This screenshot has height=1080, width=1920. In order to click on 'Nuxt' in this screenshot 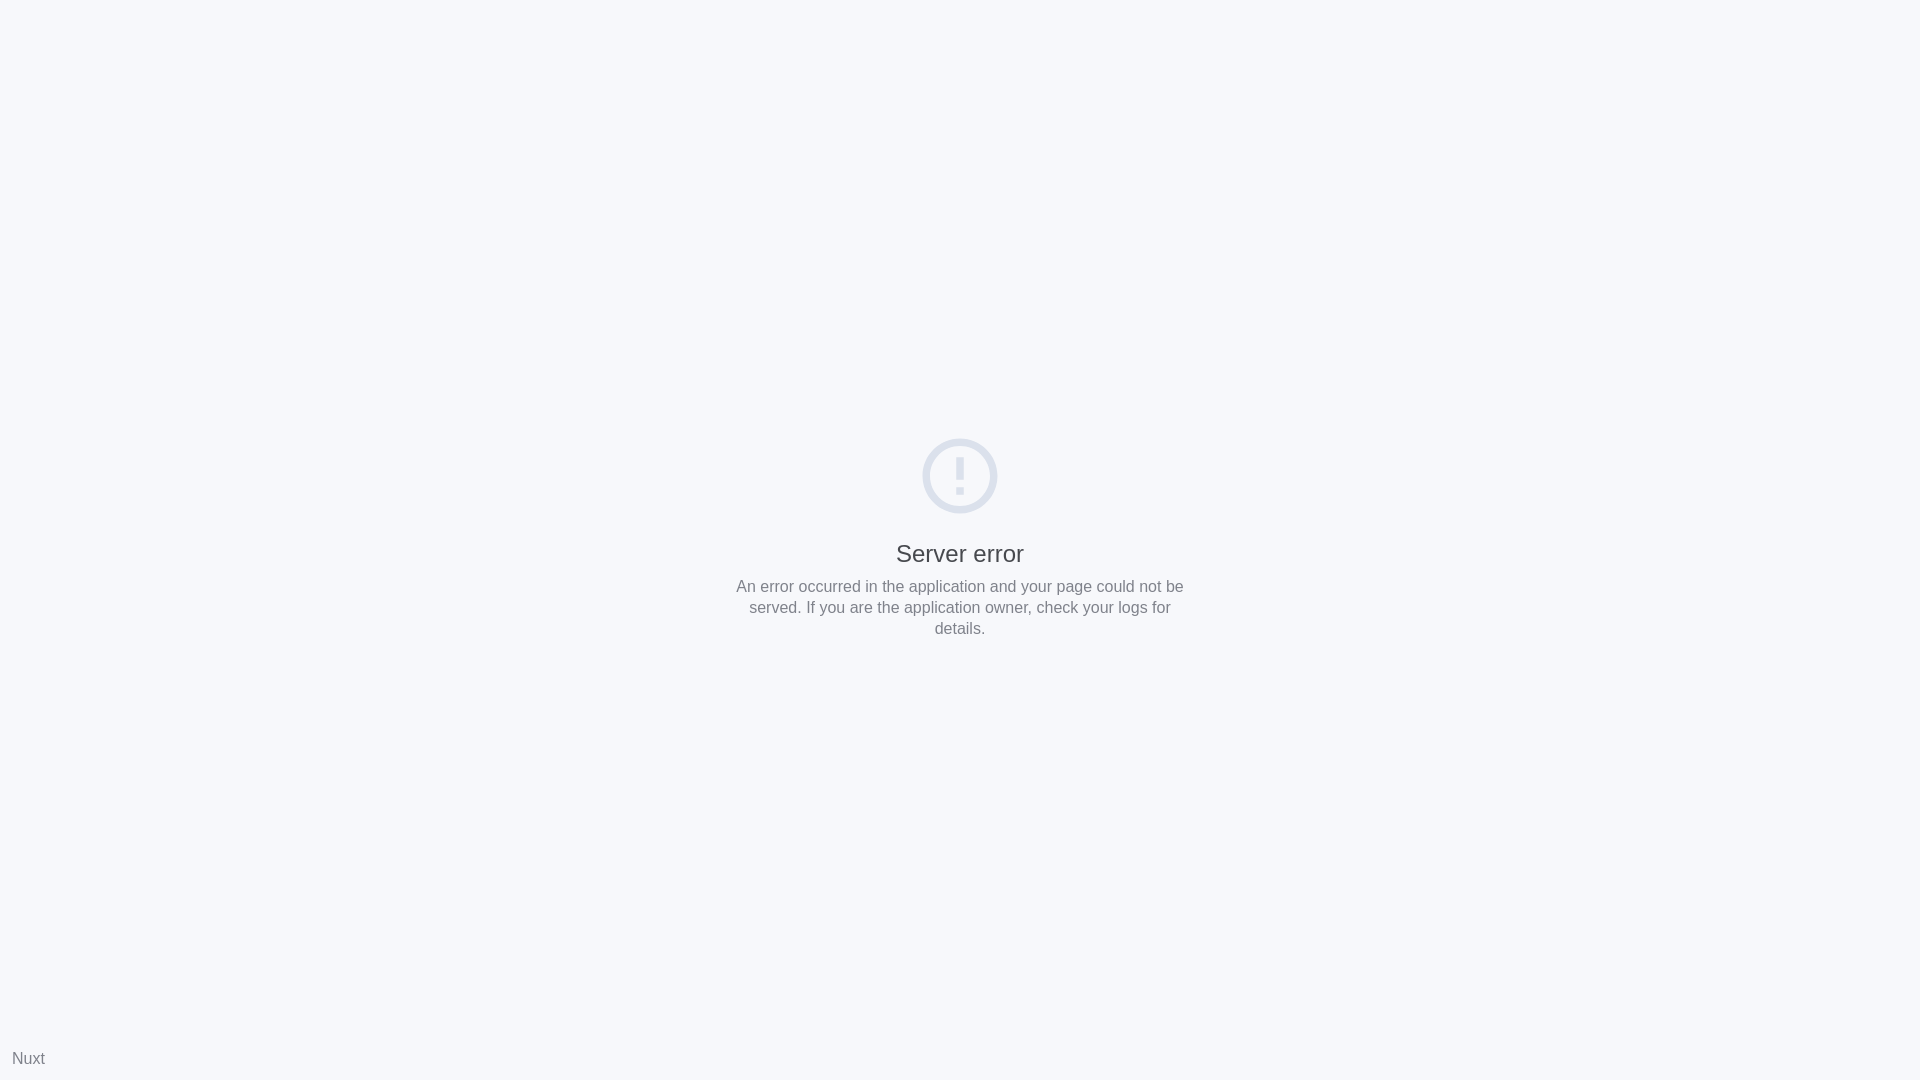, I will do `click(28, 1057)`.